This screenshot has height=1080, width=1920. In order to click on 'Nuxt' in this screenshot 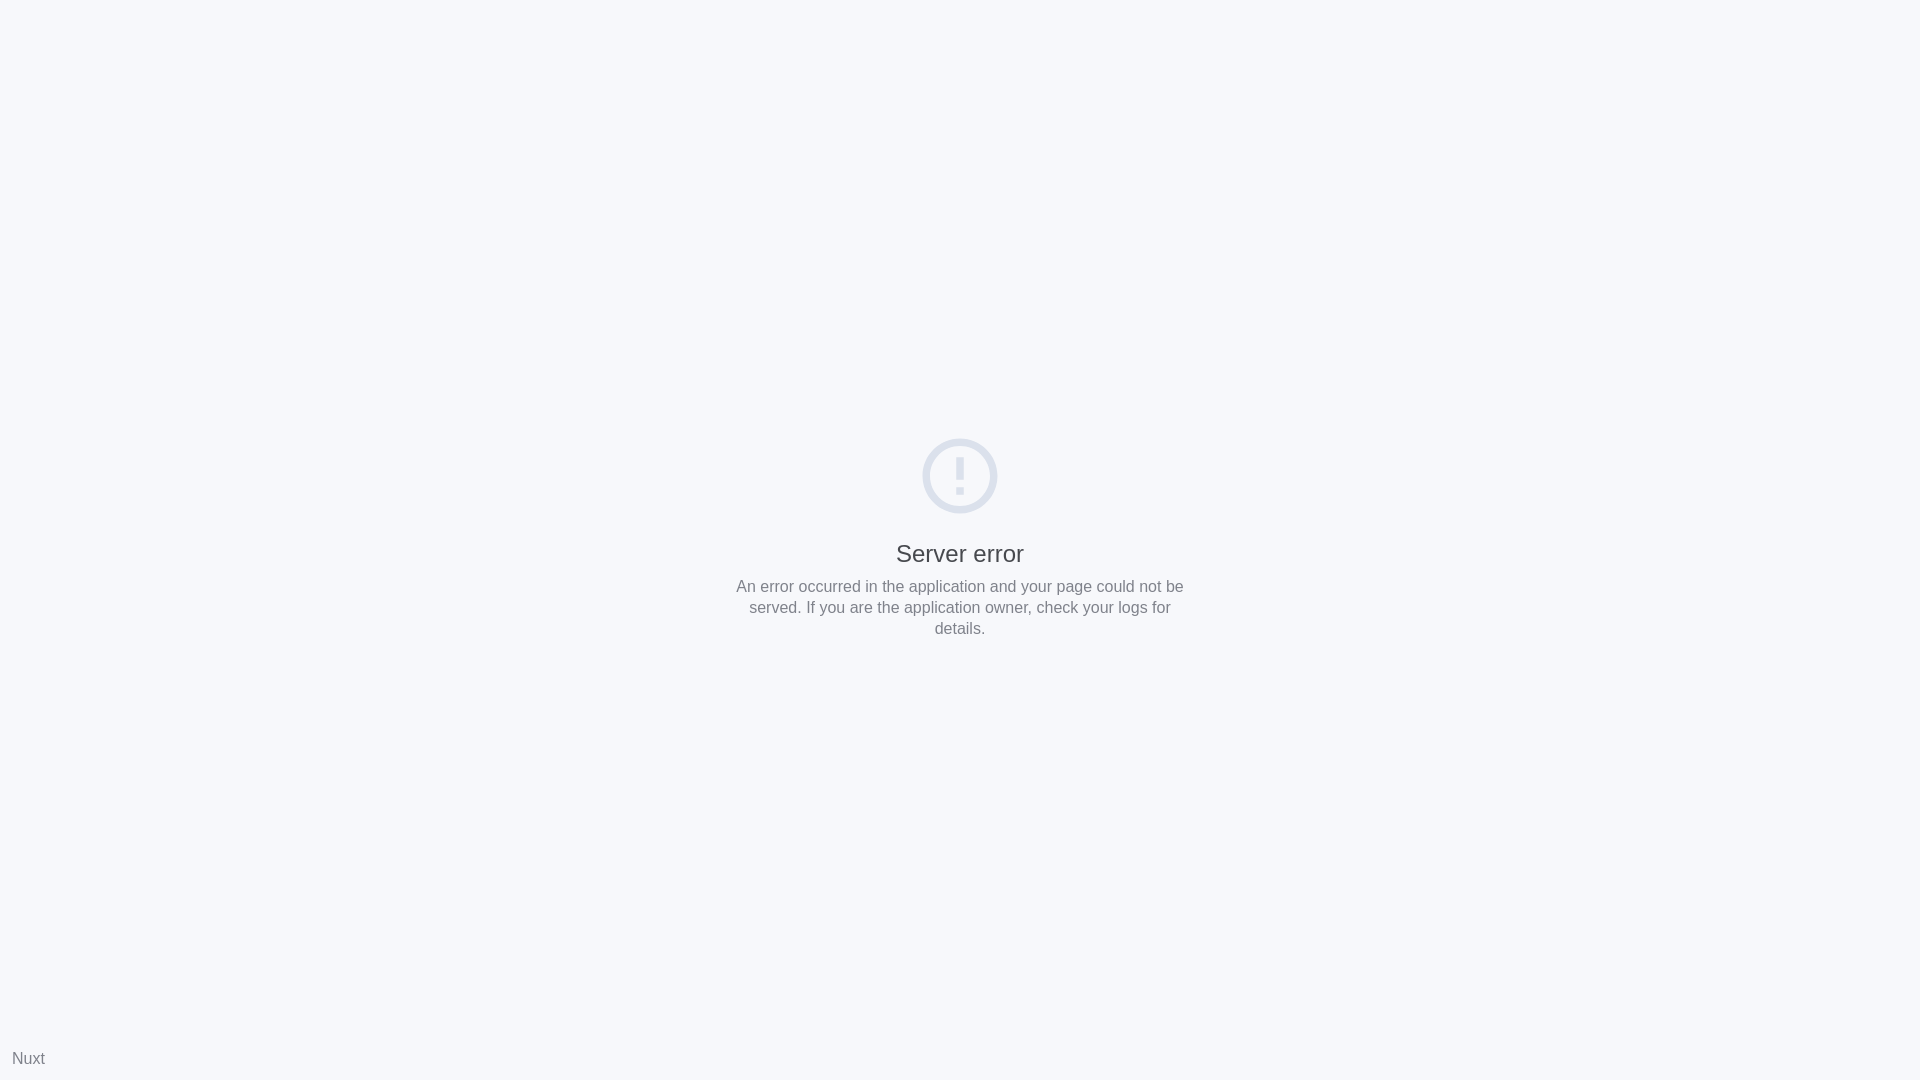, I will do `click(28, 1057)`.